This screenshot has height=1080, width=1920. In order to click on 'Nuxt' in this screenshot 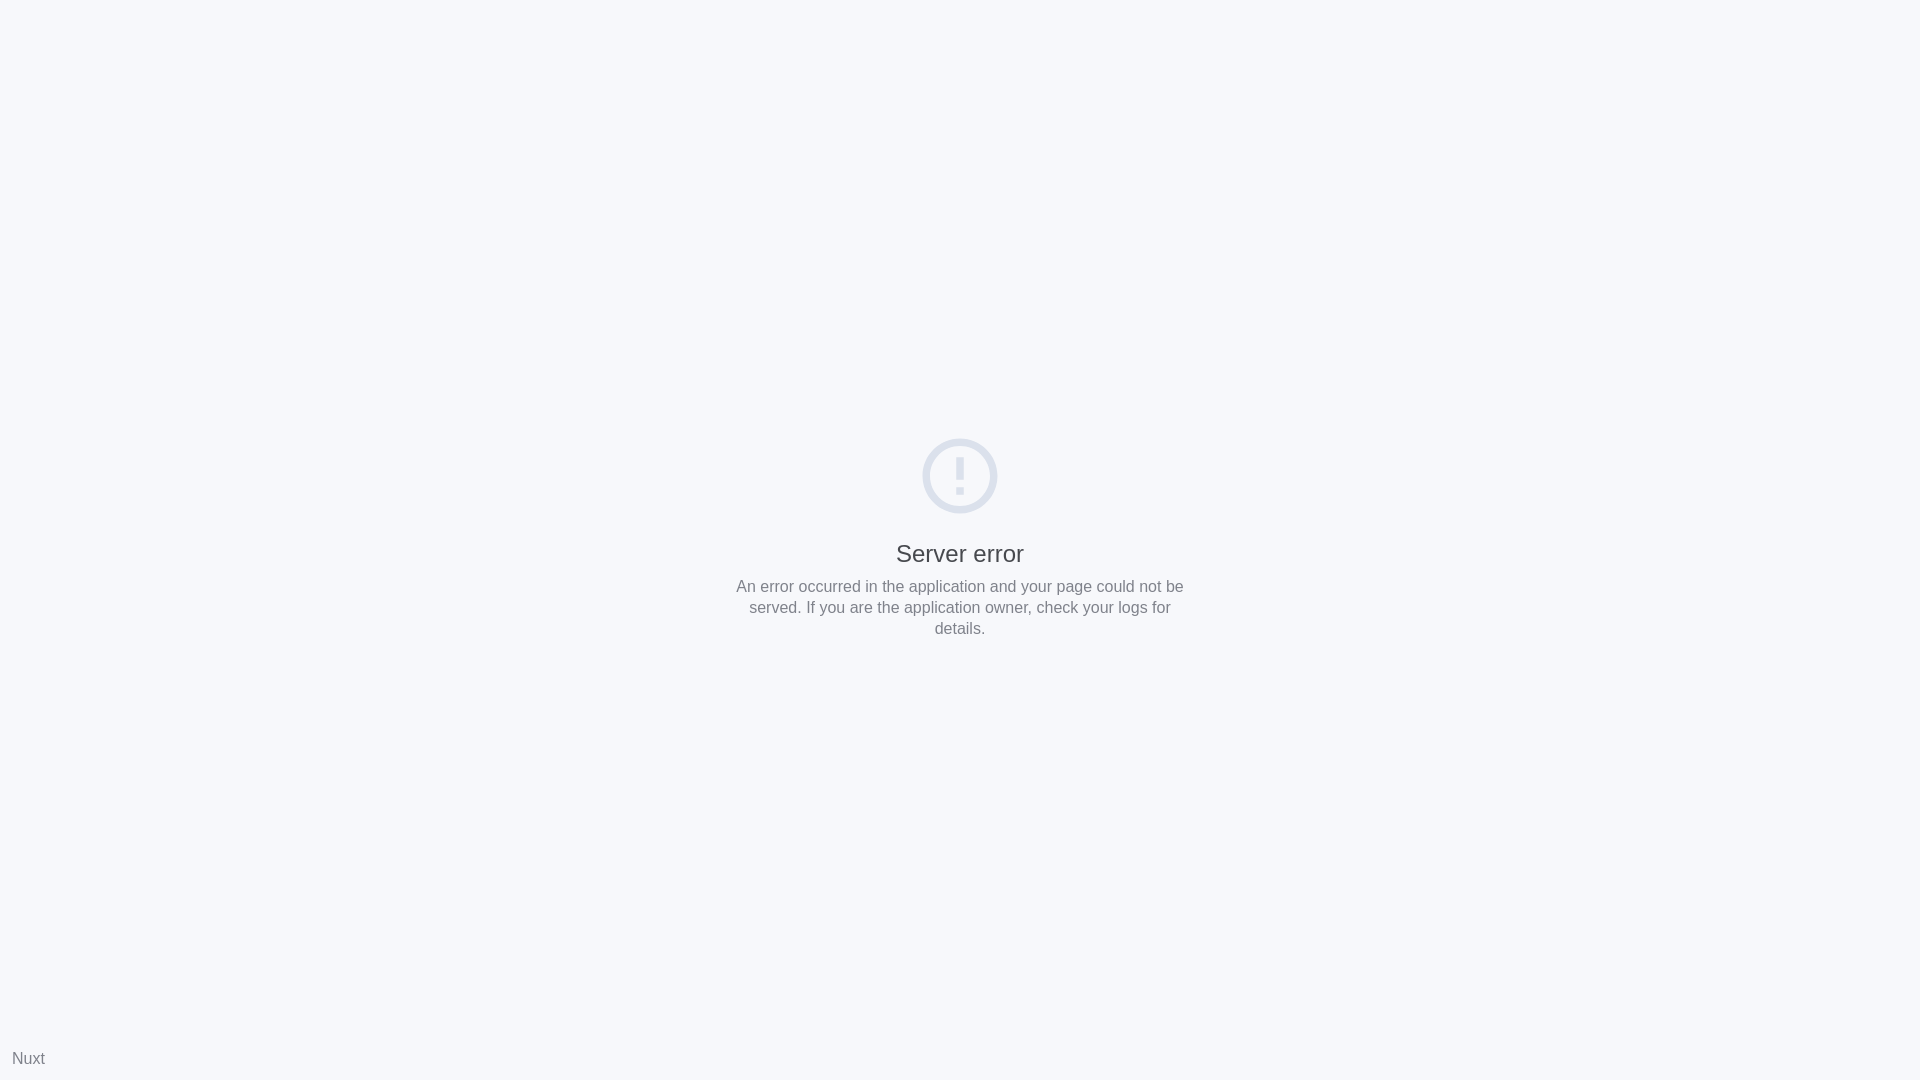, I will do `click(28, 1057)`.